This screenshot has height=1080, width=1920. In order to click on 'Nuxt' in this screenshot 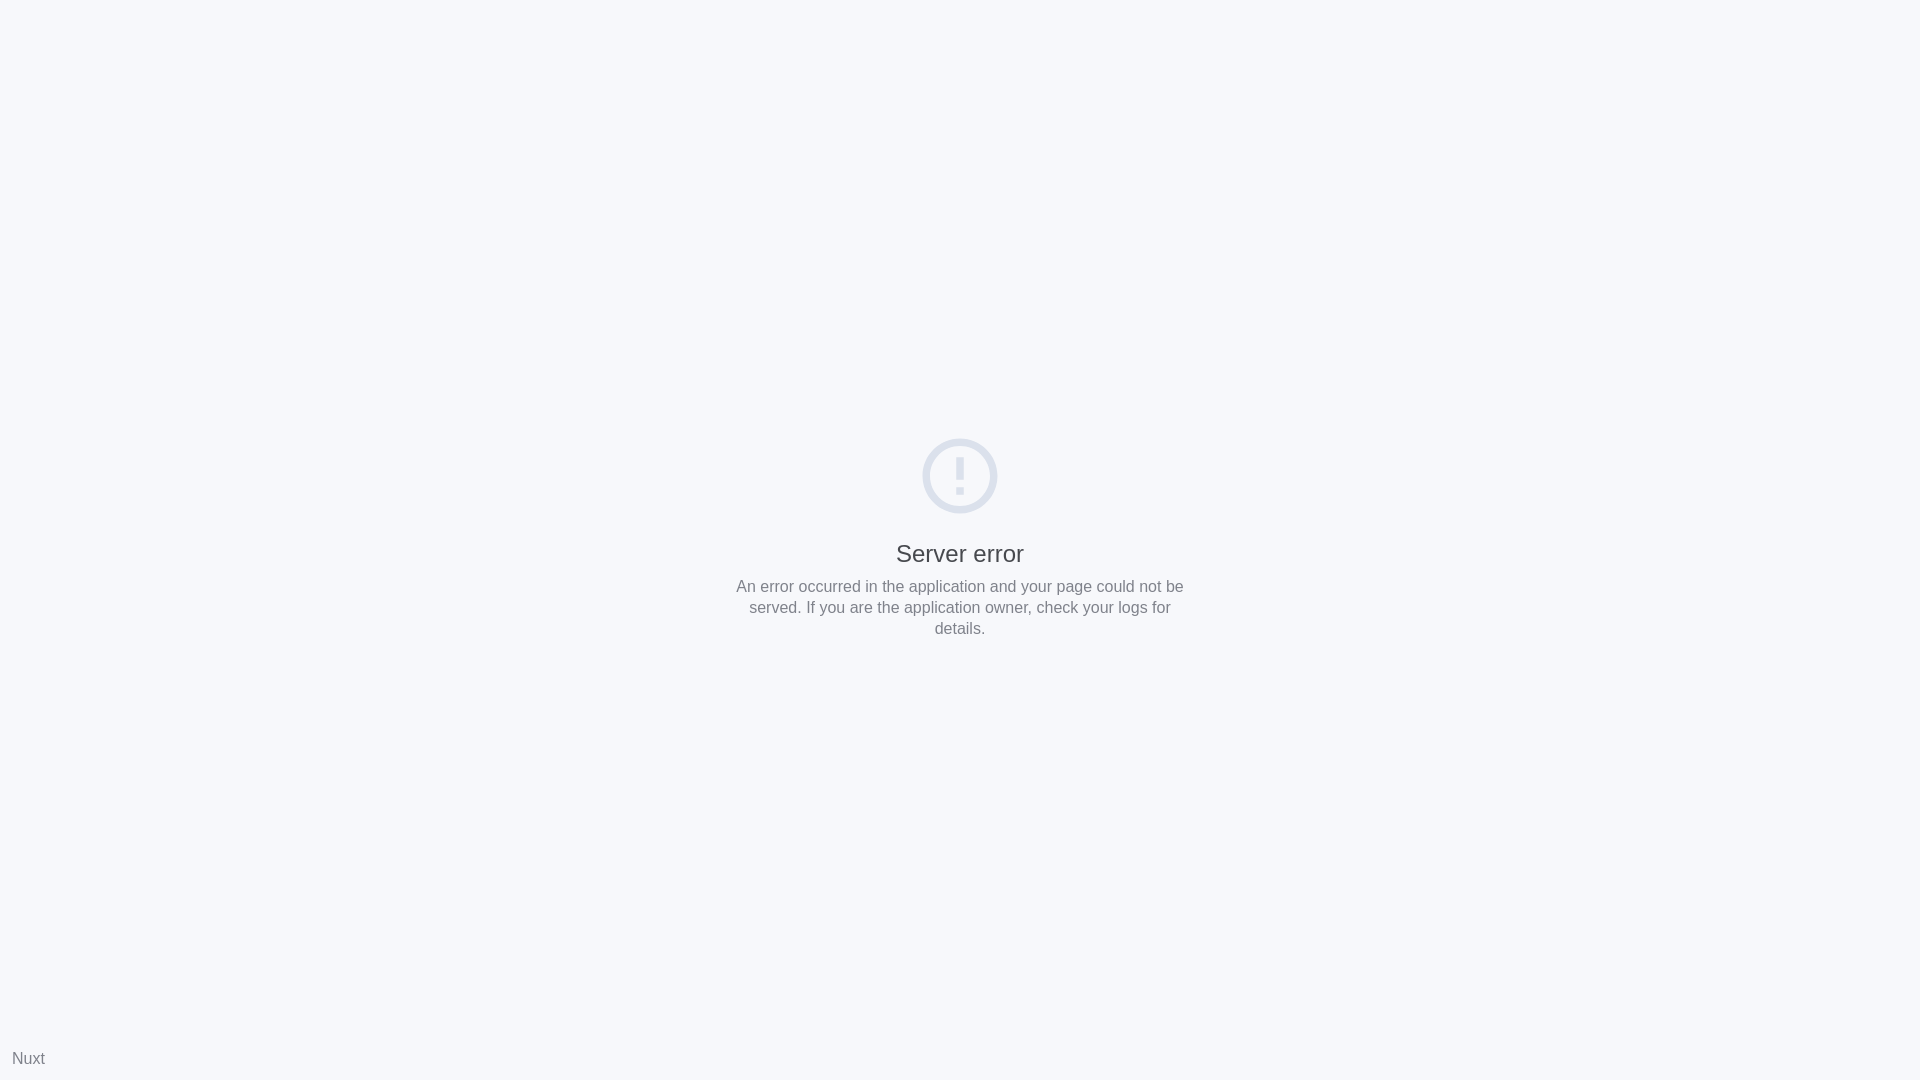, I will do `click(28, 1057)`.